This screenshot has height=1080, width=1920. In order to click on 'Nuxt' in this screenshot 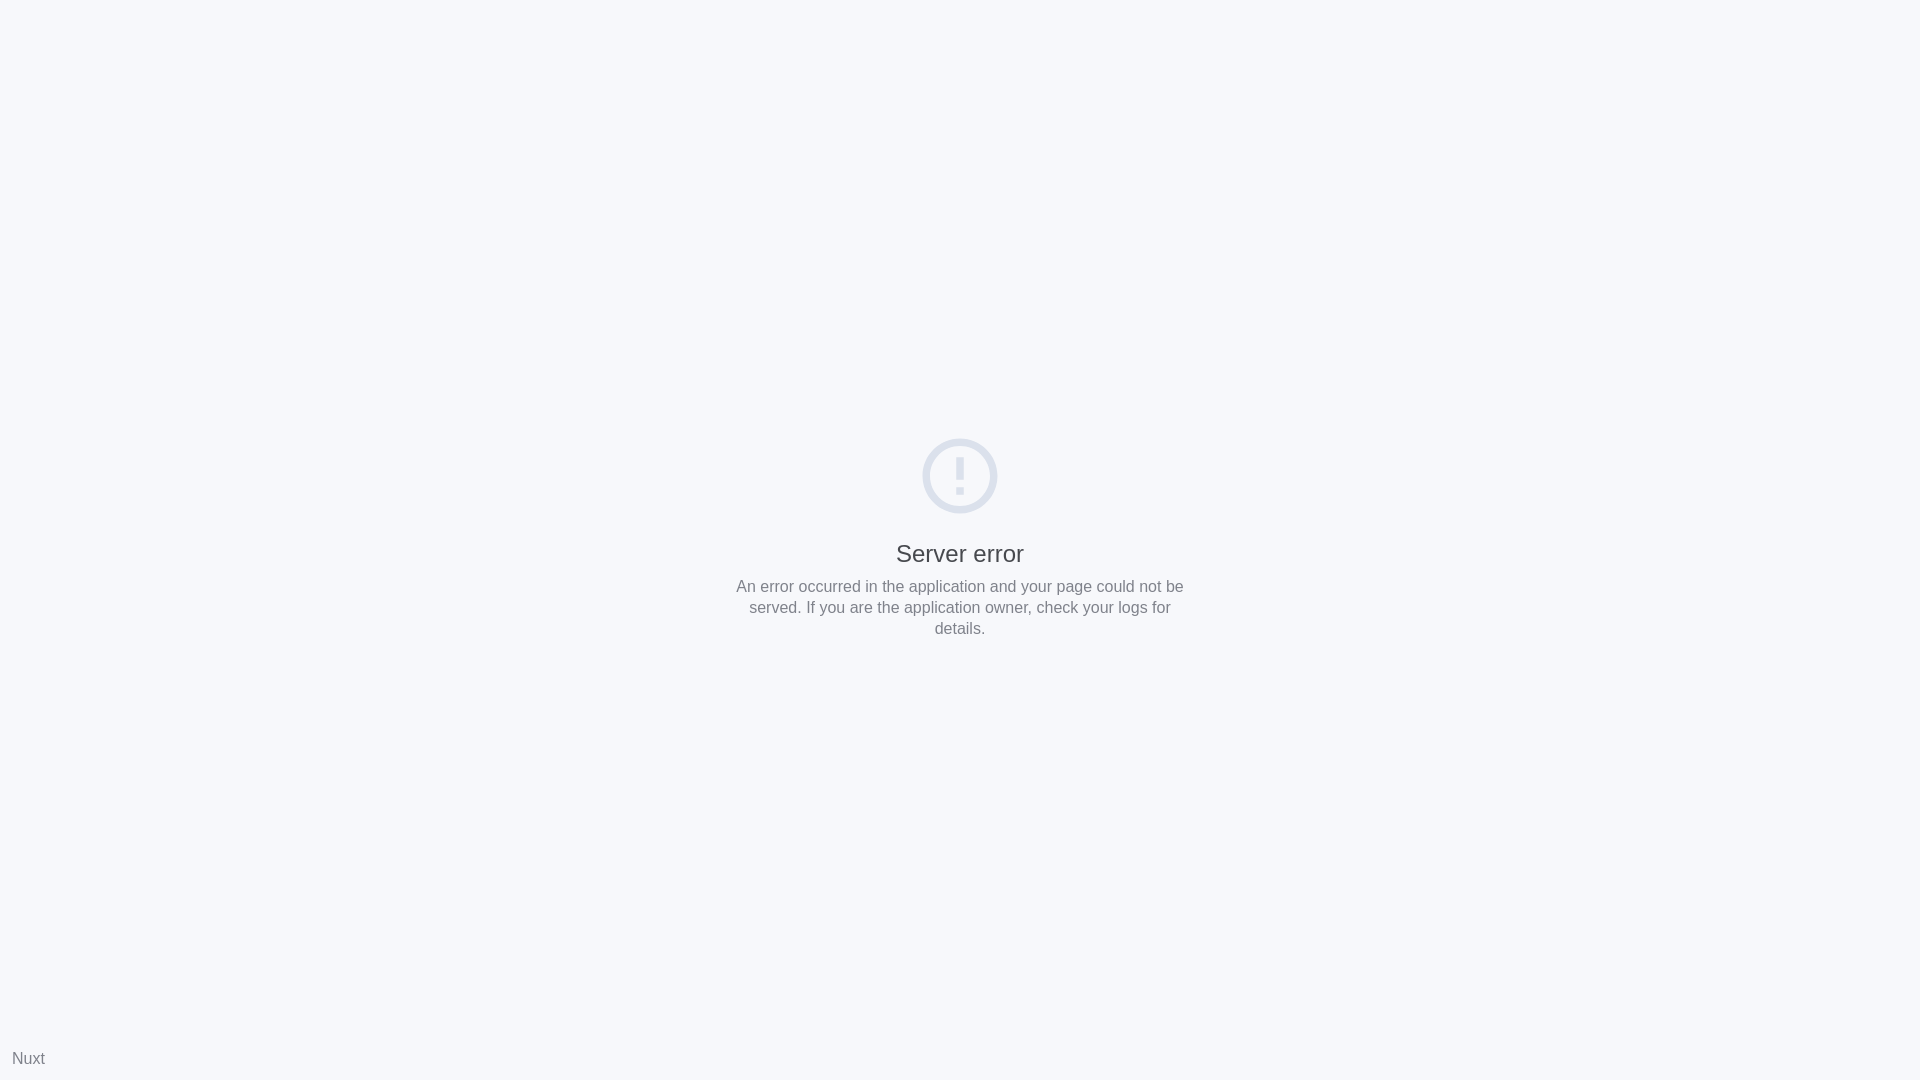, I will do `click(28, 1057)`.